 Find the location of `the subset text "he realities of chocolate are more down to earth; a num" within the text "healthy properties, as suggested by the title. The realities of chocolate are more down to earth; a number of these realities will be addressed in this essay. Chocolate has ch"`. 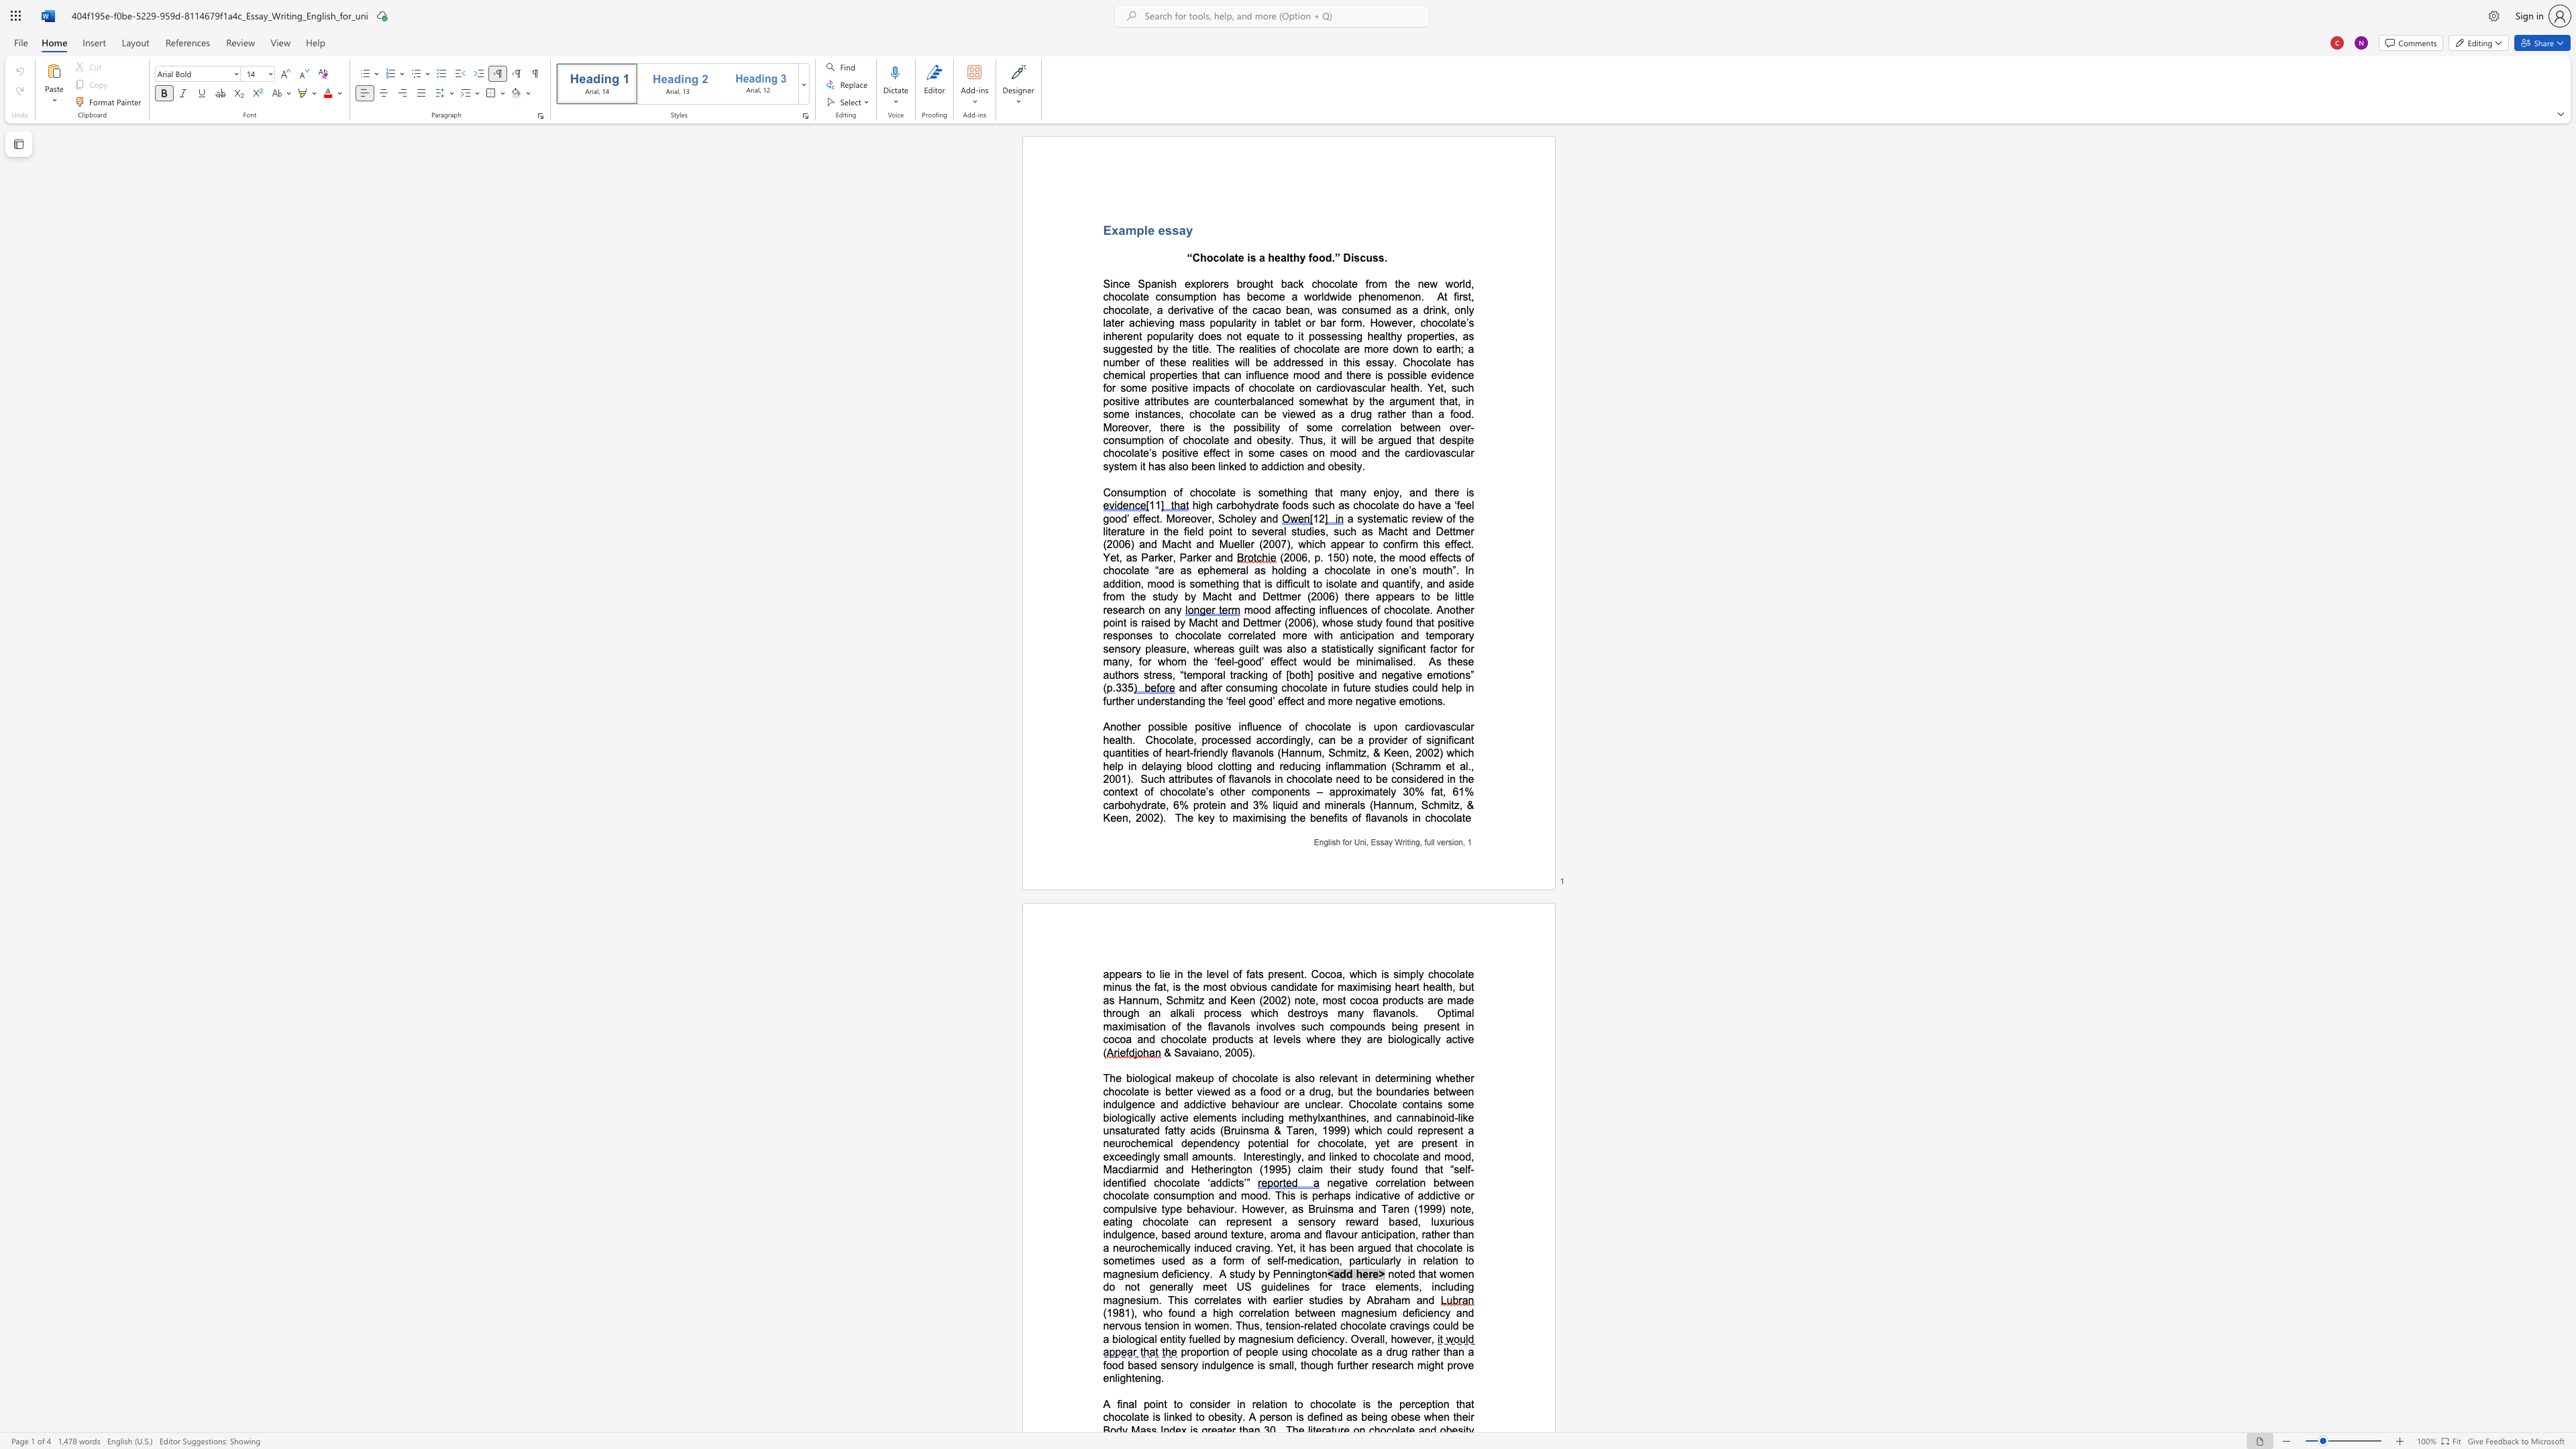

the subset text "he realities of chocolate are more down to earth; a num" within the text "healthy properties, as suggested by the title. The realities of chocolate are more down to earth; a number of these realities will be addressed in this essay. Chocolate has ch" is located at coordinates (1222, 349).